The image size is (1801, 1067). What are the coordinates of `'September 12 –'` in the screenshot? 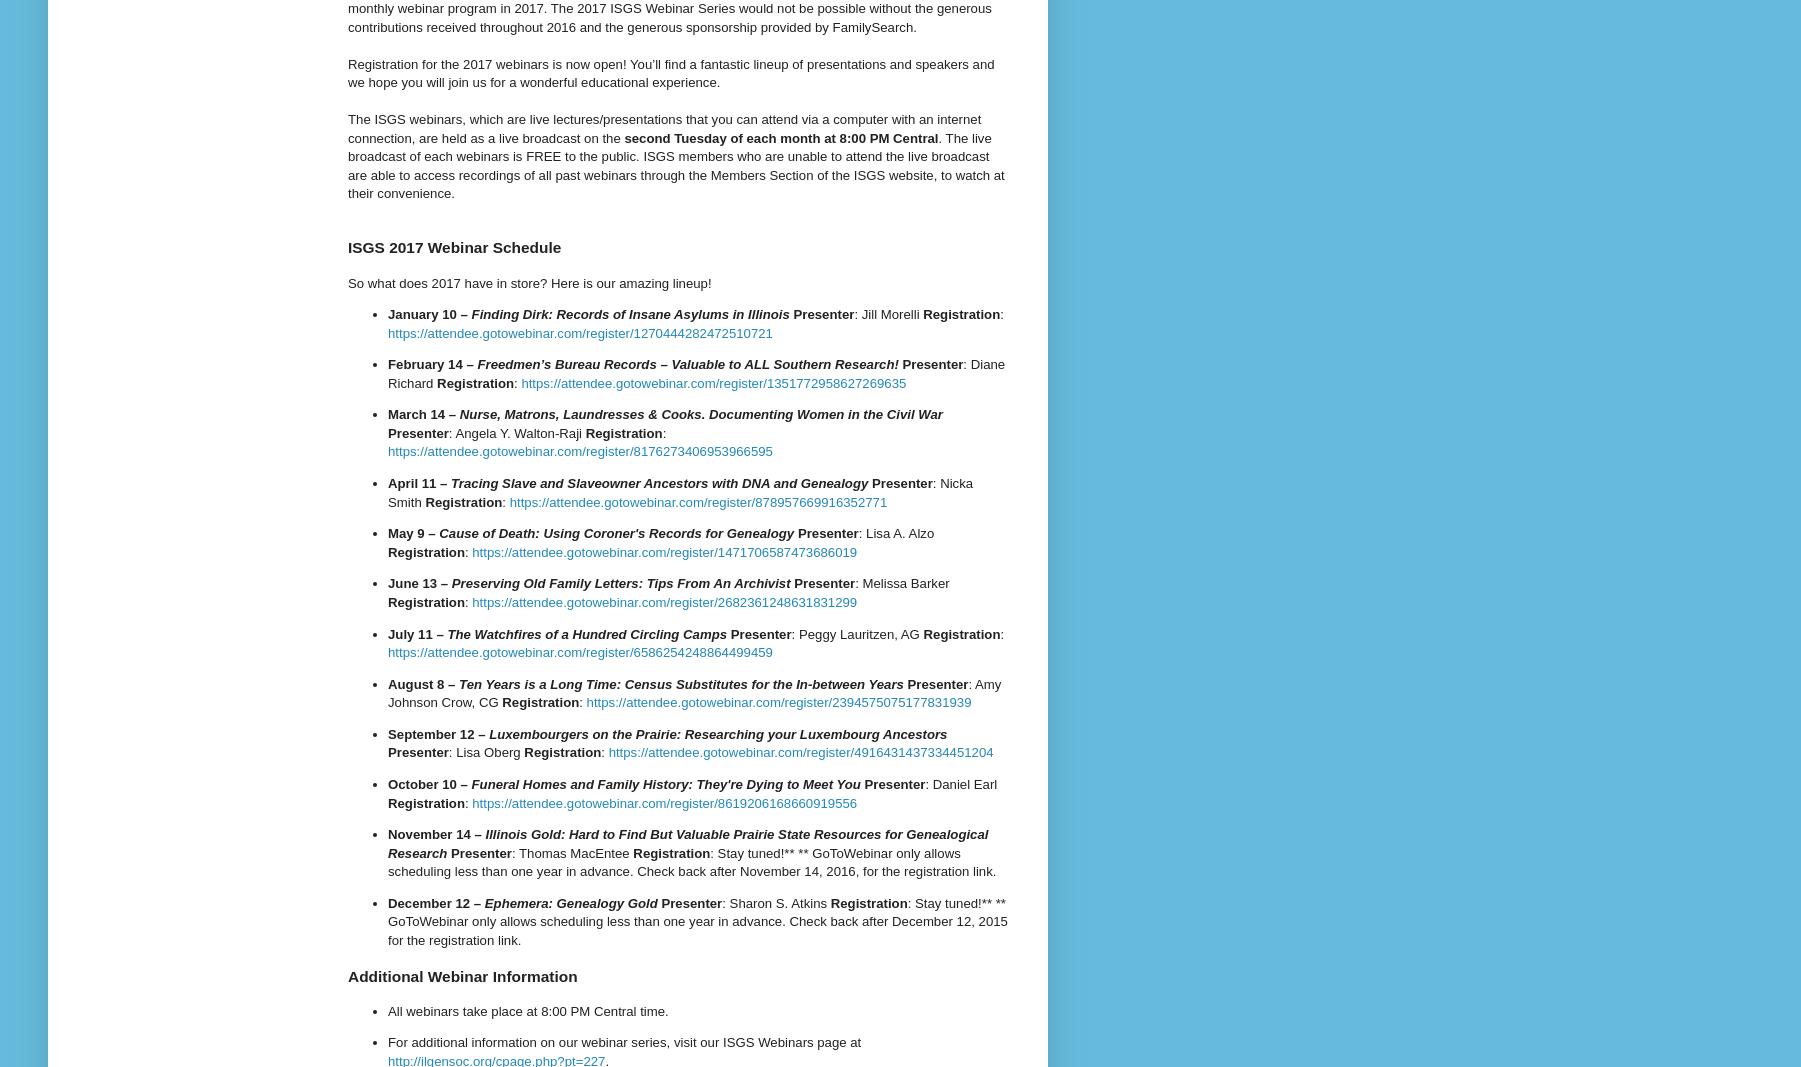 It's located at (387, 732).